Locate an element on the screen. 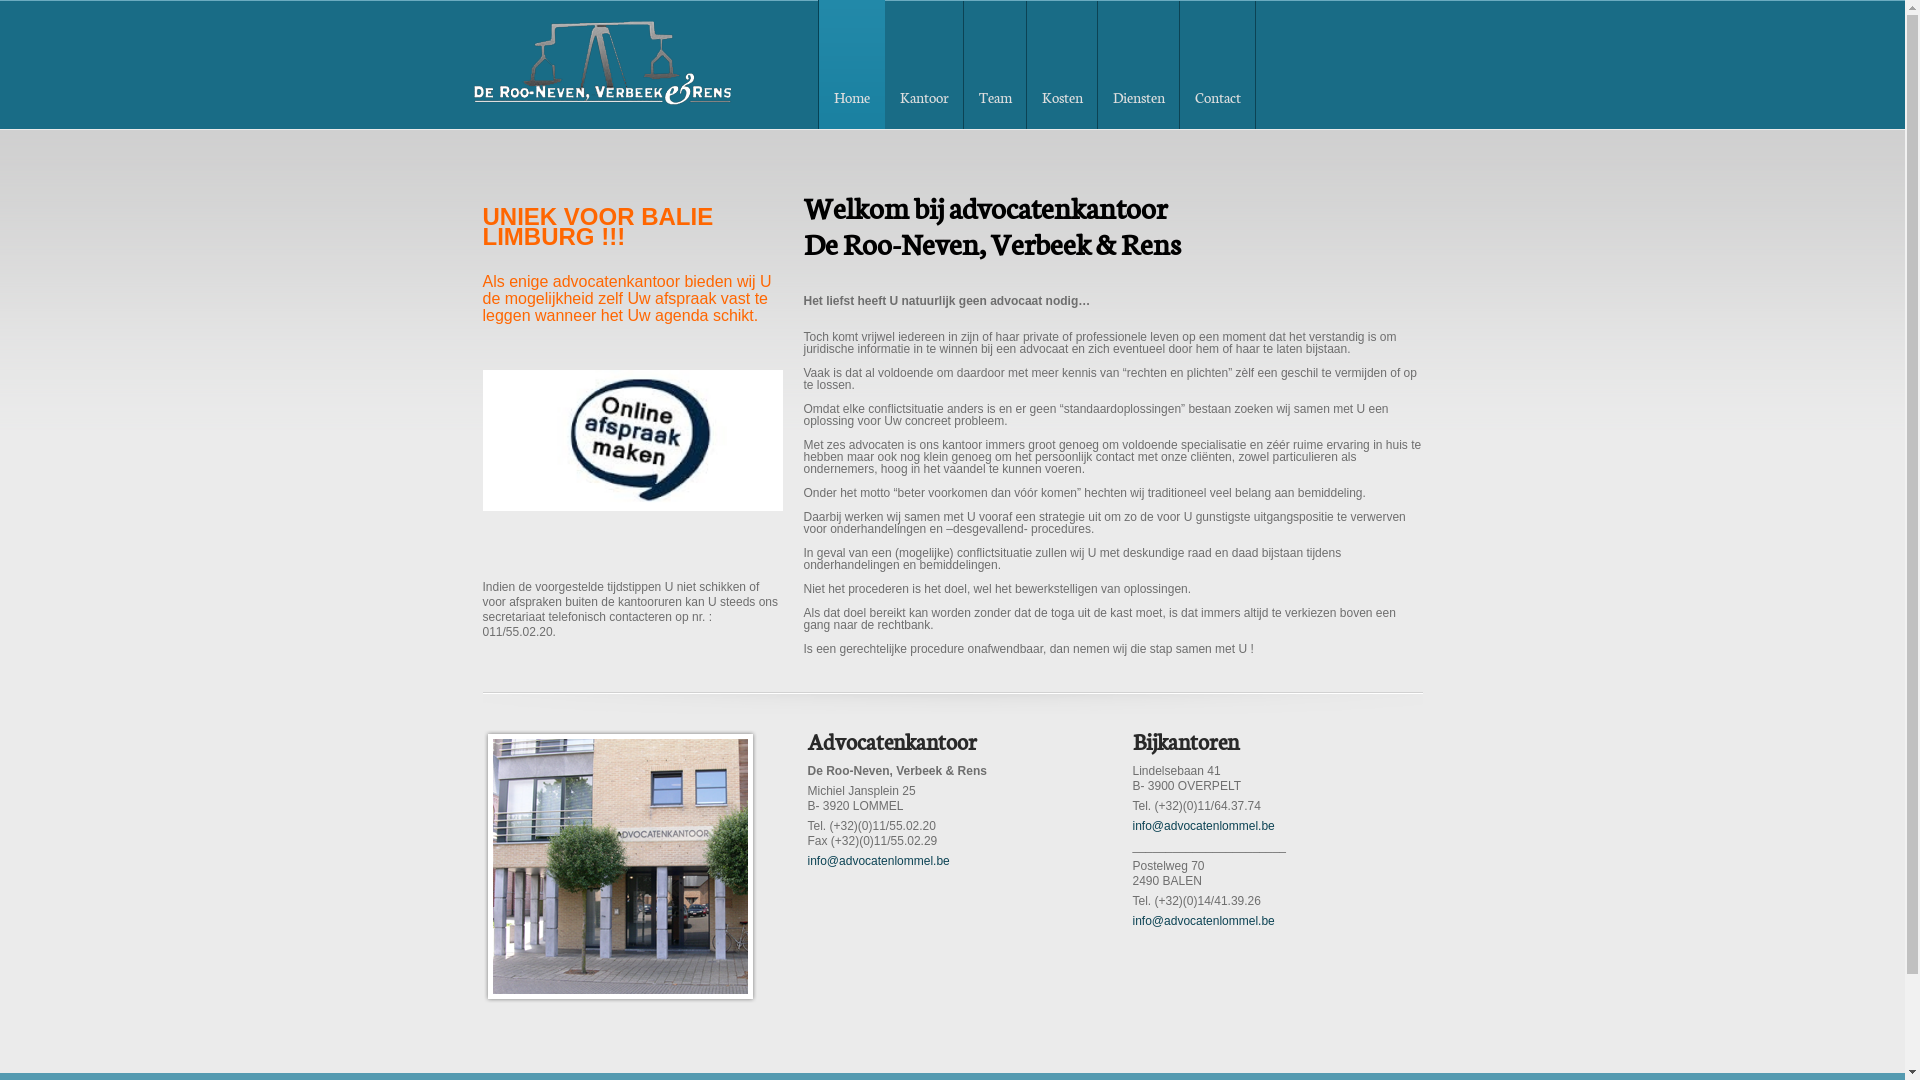 This screenshot has width=1920, height=1080. 'Contact' is located at coordinates (1217, 63).